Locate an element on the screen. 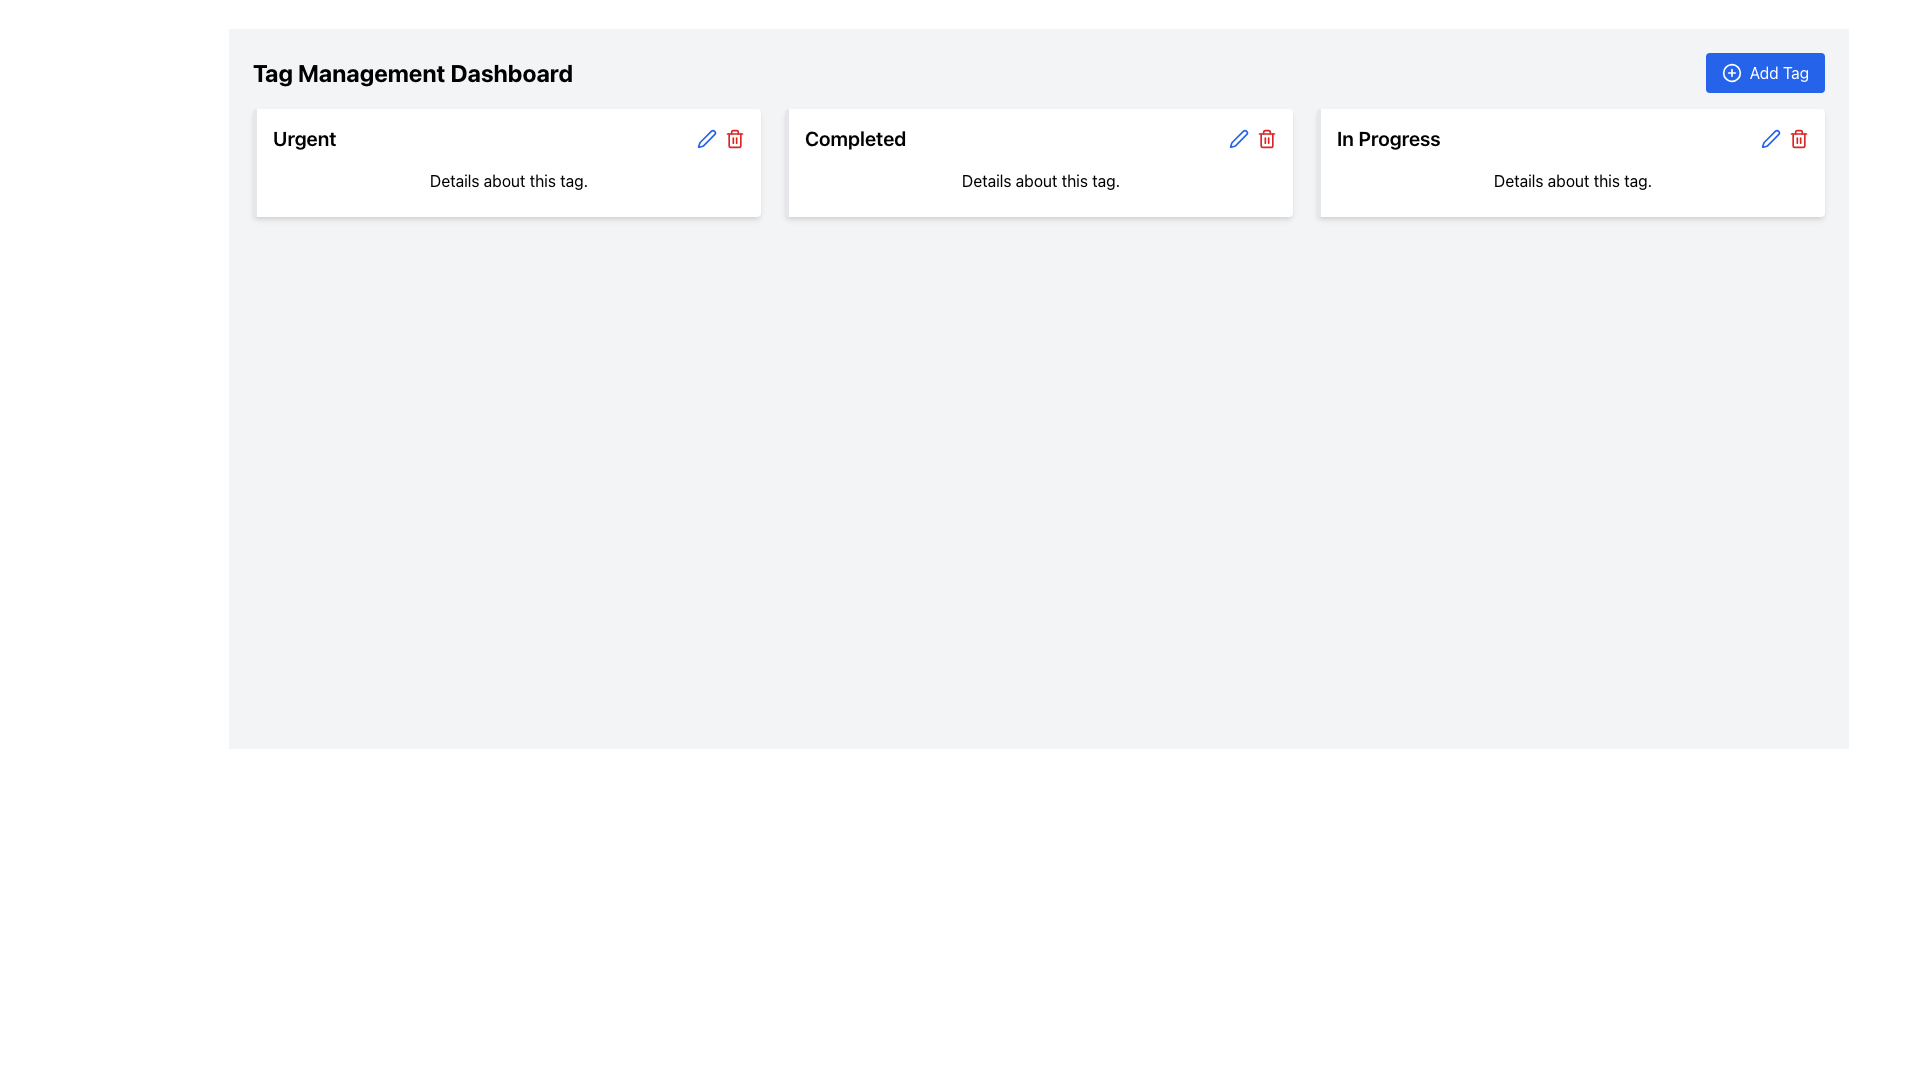  the 'In Progress' title label located at the top-right section of the rightmost card in the horizontal row of cards labeled 'Urgent', 'Completed', and 'In Progress' is located at coordinates (1387, 137).